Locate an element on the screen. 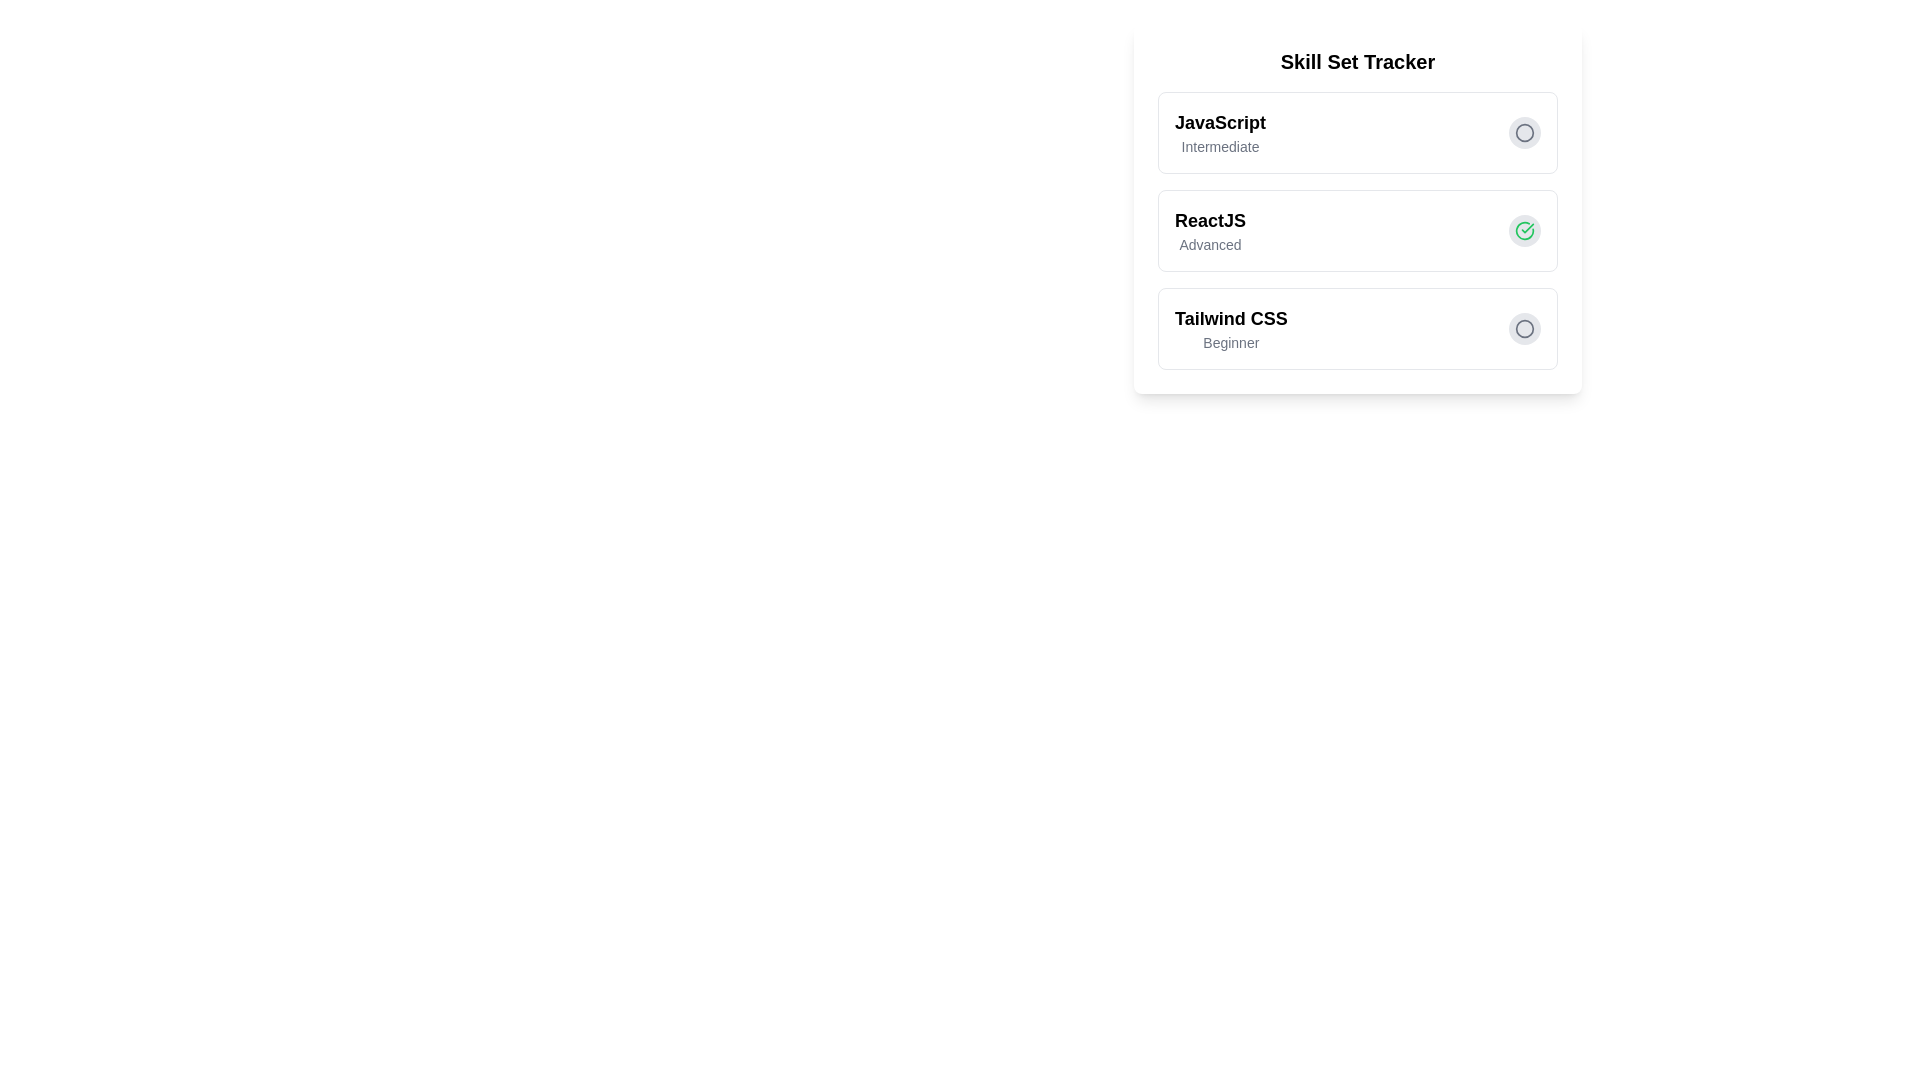 This screenshot has width=1920, height=1080. the toggle button for the skill 'JavaScript' in the skill tracker interface is located at coordinates (1524, 132).